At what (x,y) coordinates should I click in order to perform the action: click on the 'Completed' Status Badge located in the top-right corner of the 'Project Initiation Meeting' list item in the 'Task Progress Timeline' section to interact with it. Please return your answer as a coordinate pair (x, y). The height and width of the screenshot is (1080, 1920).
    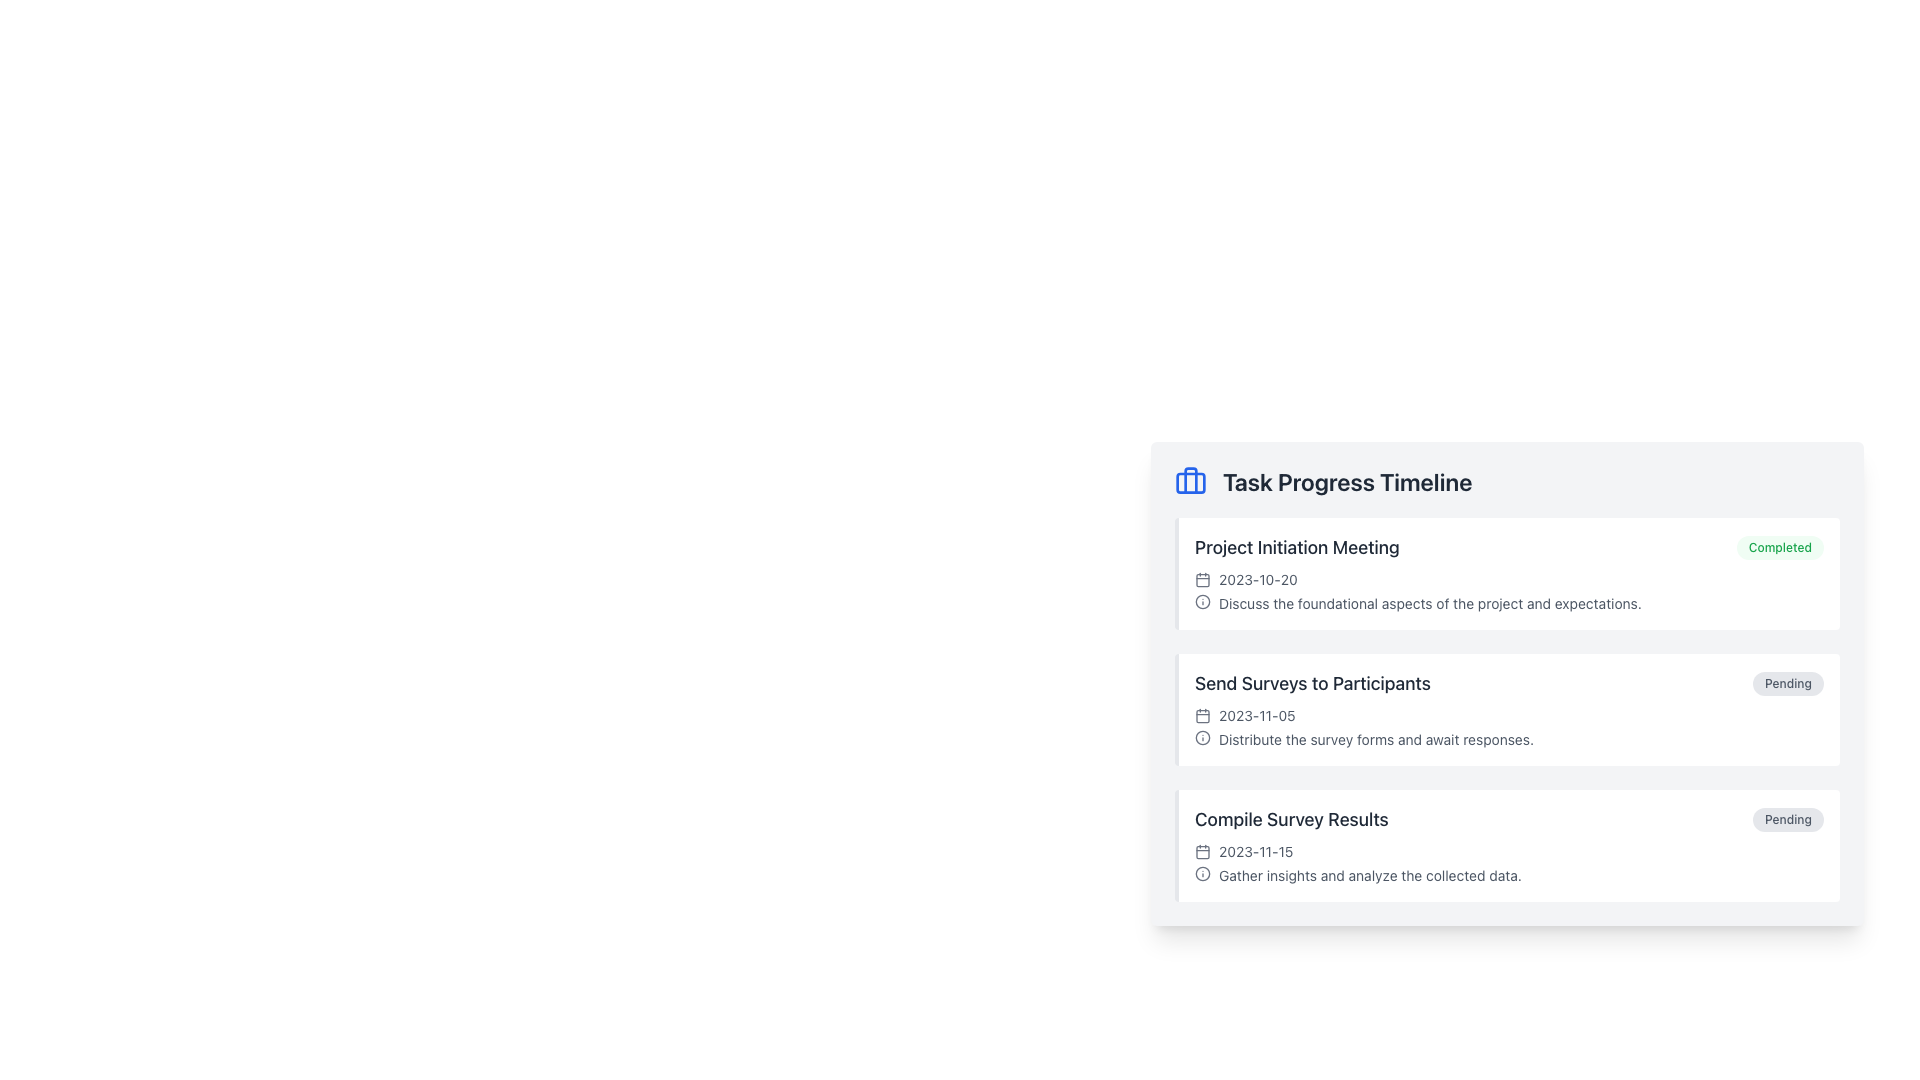
    Looking at the image, I should click on (1780, 547).